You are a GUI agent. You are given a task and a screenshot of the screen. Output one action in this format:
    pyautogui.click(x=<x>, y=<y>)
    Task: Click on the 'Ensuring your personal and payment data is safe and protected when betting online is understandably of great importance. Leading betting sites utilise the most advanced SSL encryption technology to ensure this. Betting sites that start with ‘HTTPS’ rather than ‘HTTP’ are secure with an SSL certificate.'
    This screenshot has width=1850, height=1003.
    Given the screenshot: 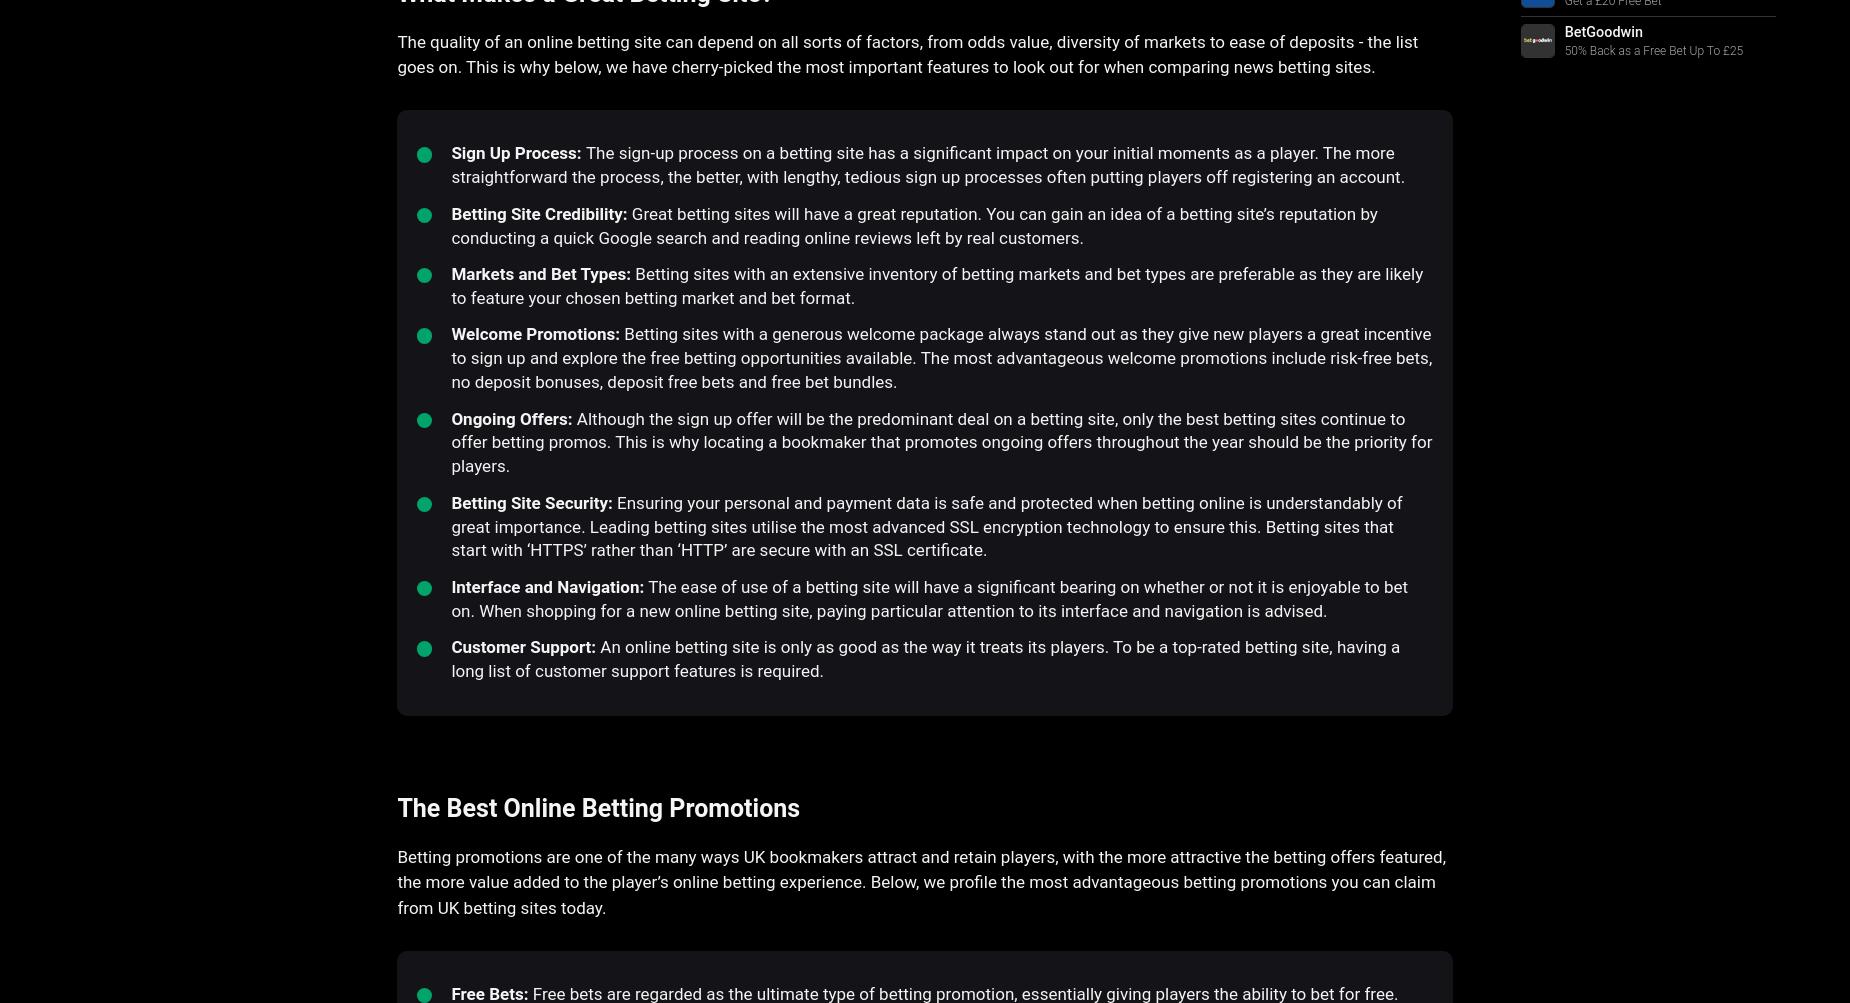 What is the action you would take?
    pyautogui.click(x=925, y=524)
    